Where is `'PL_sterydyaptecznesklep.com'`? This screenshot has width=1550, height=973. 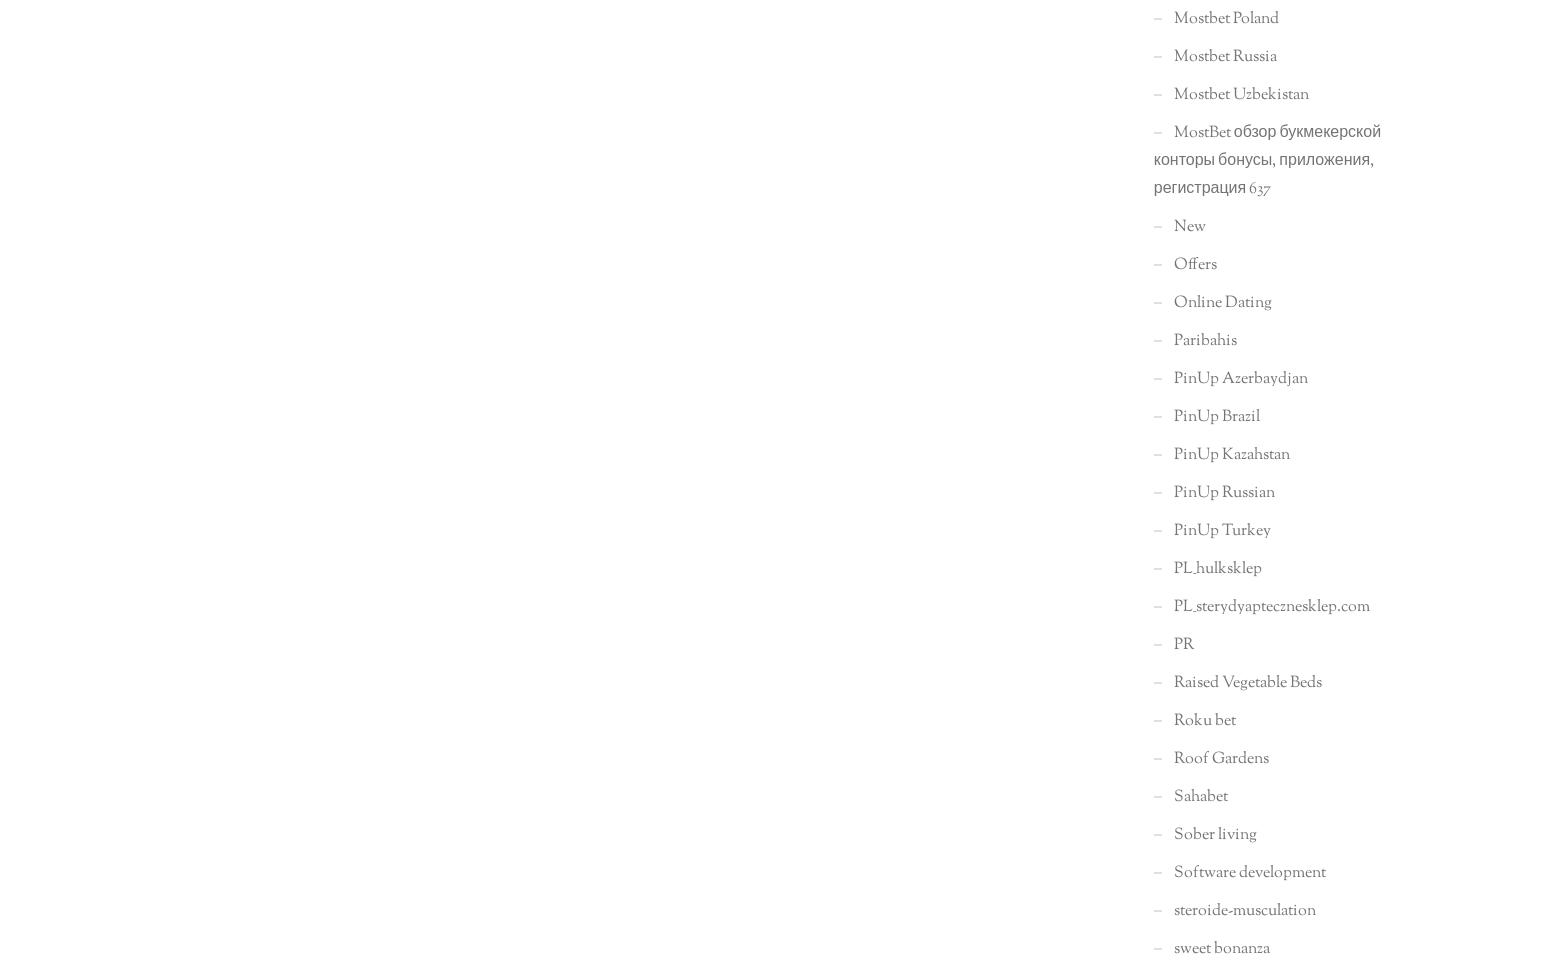
'PL_sterydyaptecznesklep.com' is located at coordinates (1270, 606).